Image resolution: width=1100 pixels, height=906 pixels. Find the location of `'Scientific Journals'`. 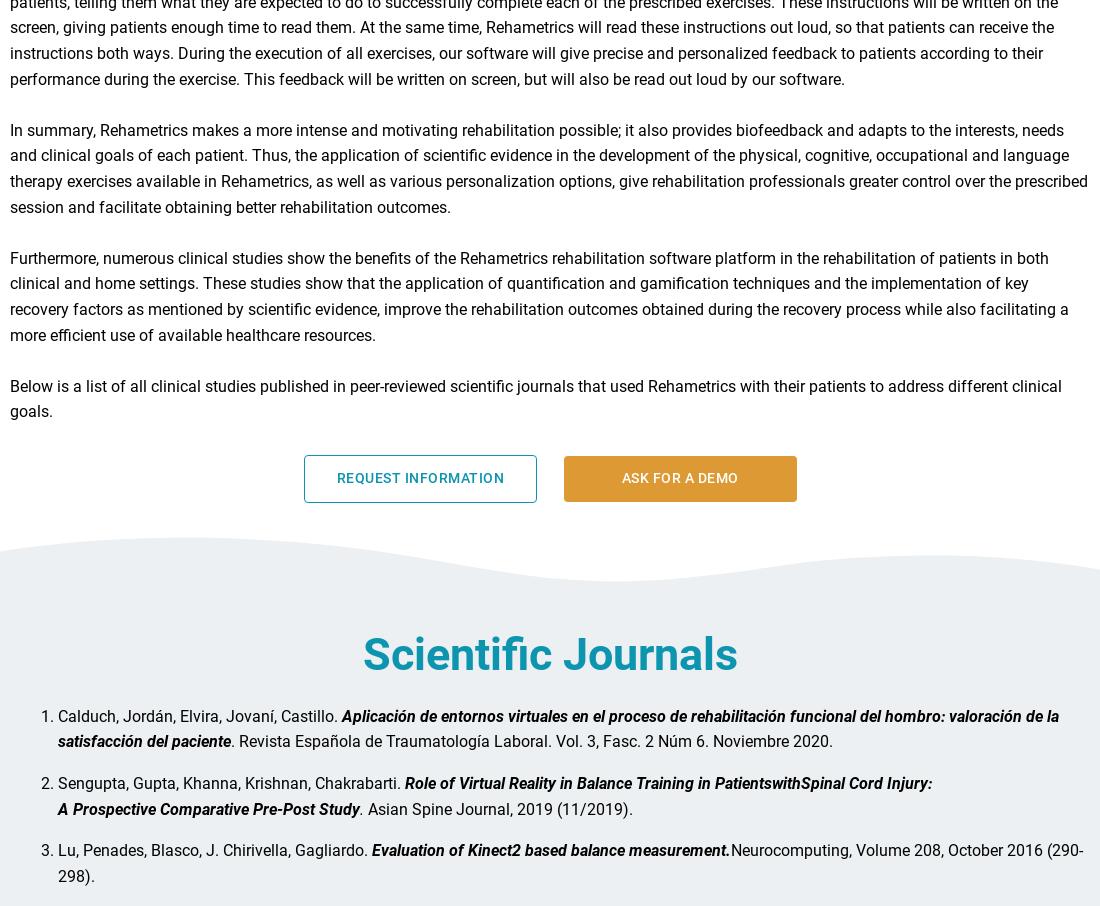

'Scientific Journals' is located at coordinates (549, 661).